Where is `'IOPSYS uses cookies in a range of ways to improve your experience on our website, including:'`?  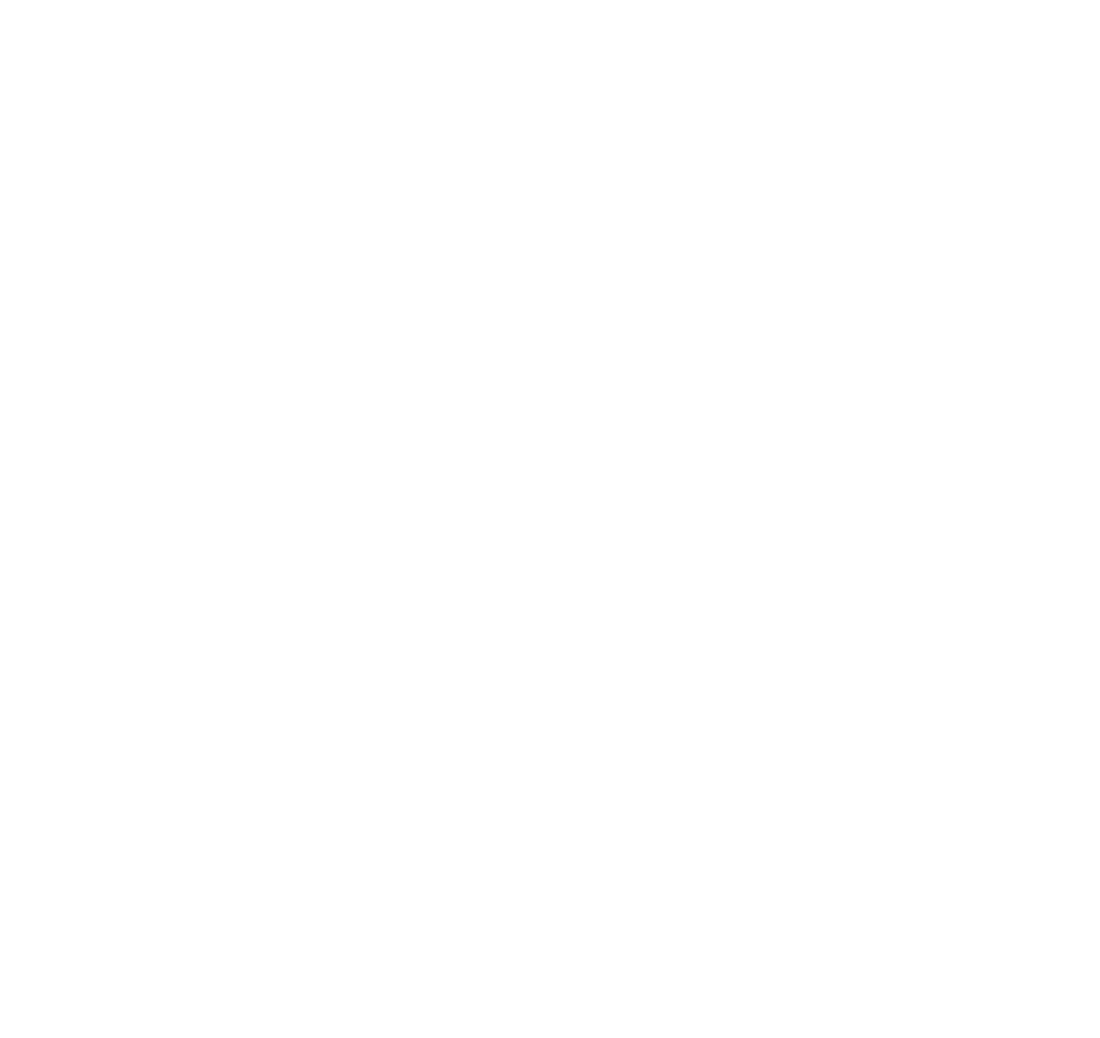 'IOPSYS uses cookies in a range of ways to improve your experience on our website, including:' is located at coordinates (413, 657).